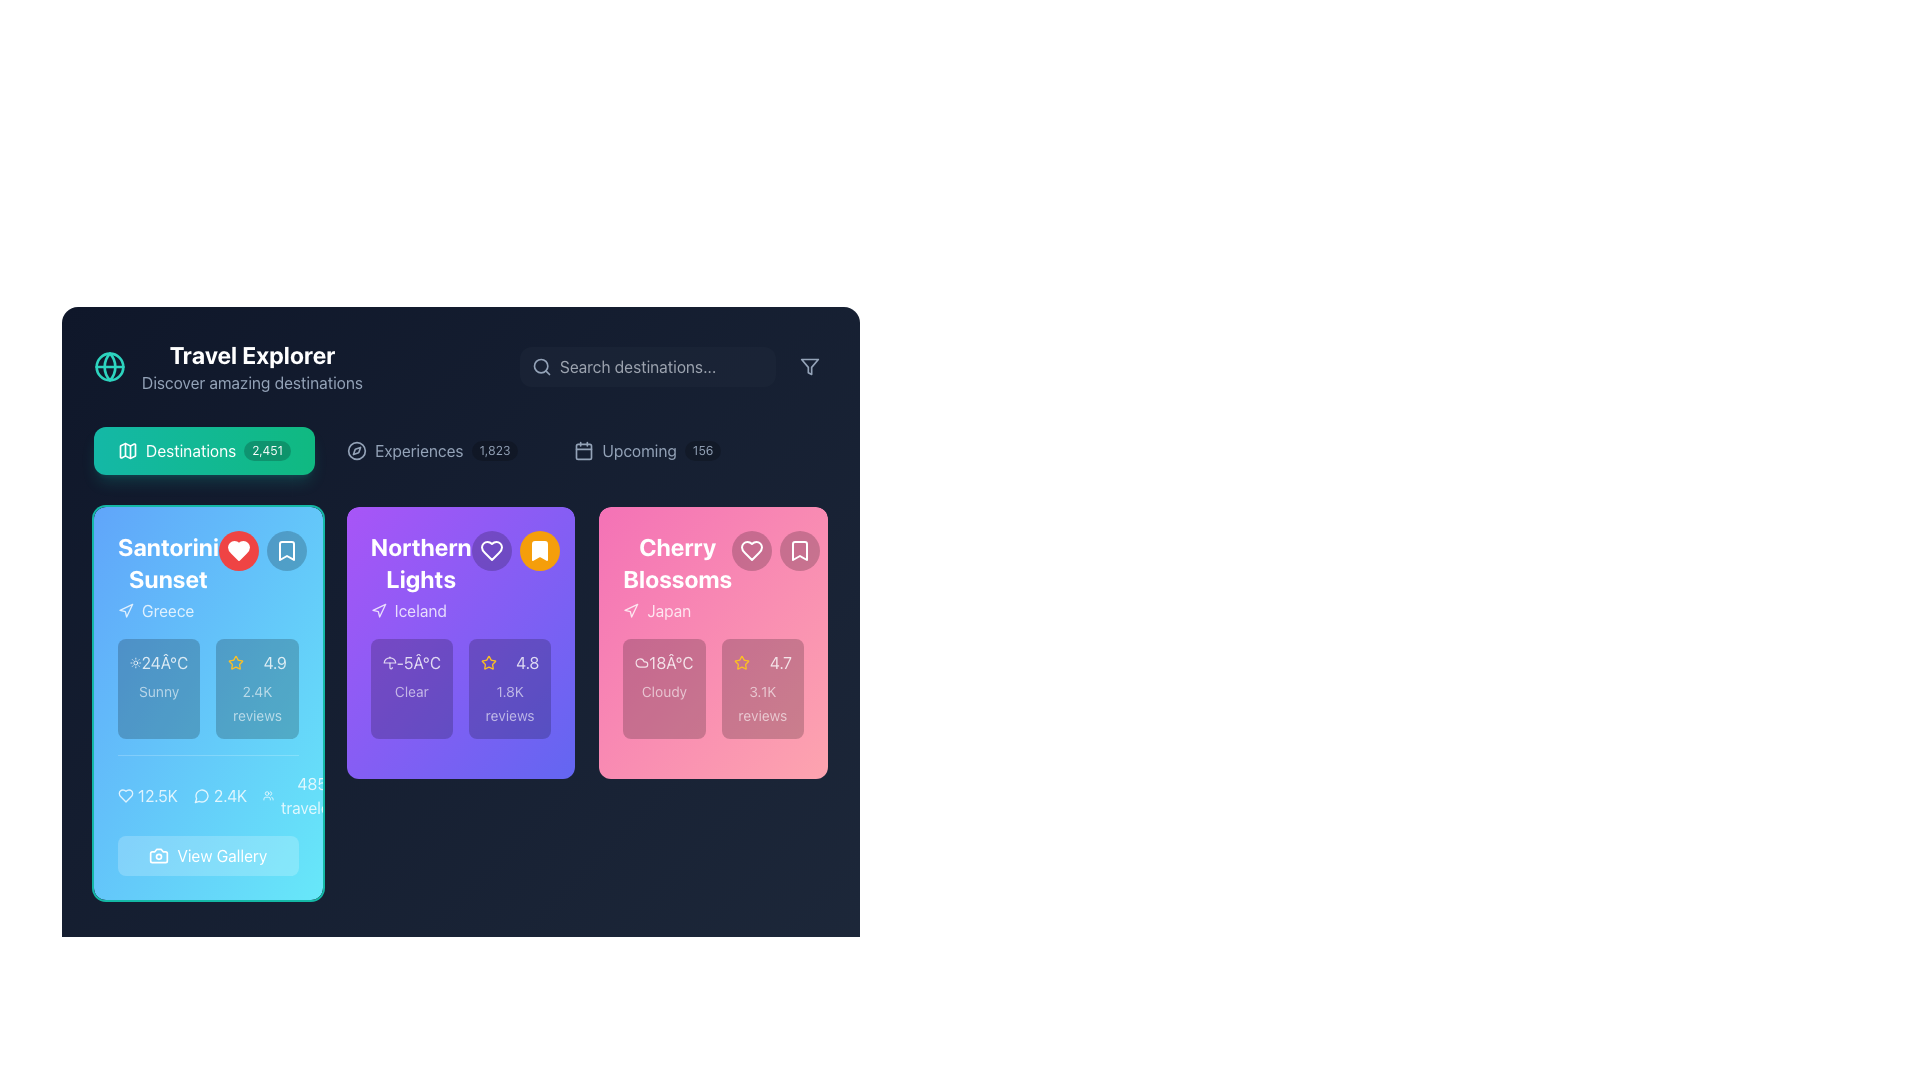 The width and height of the screenshot is (1920, 1080). What do you see at coordinates (541, 366) in the screenshot?
I see `the central circular part of the magnifying glass icon on the right-hand side of the top navigation bar` at bounding box center [541, 366].